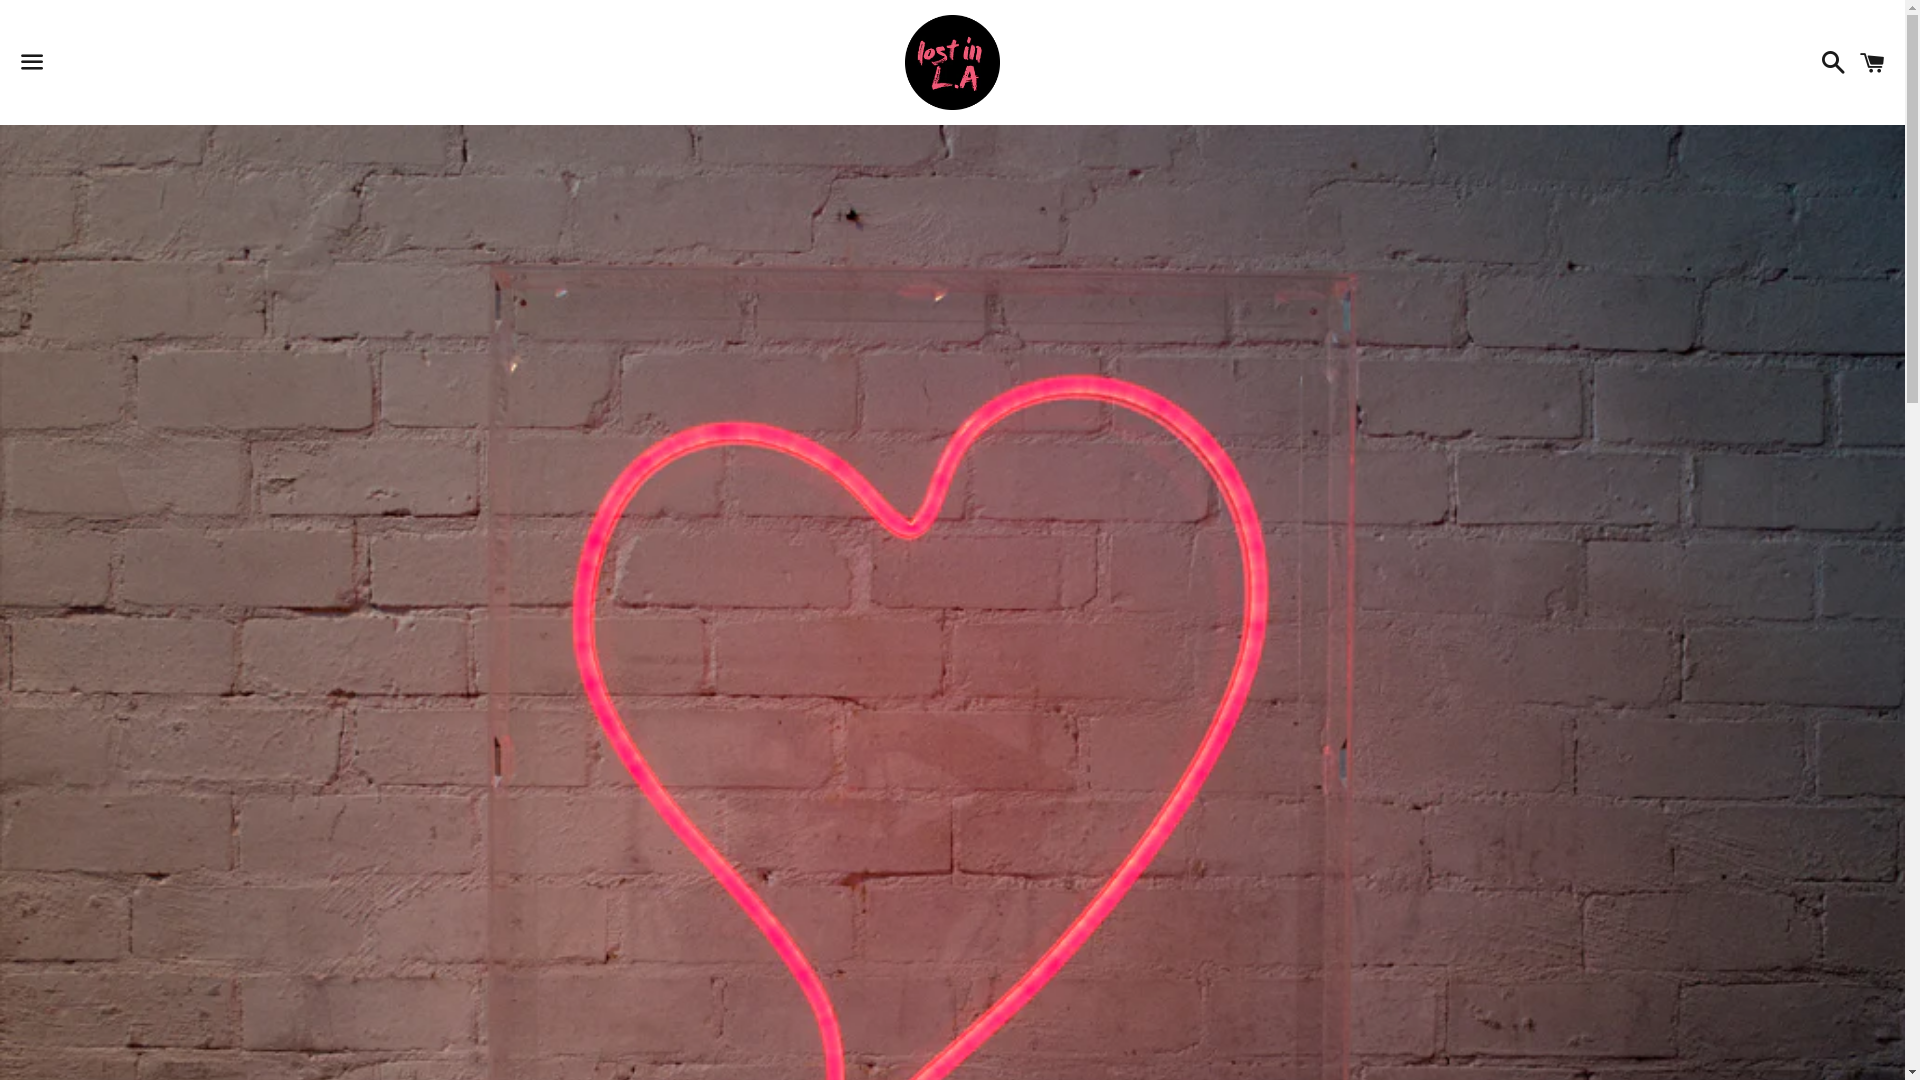 The image size is (1920, 1080). Describe the element at coordinates (1828, 60) in the screenshot. I see `'Search'` at that location.